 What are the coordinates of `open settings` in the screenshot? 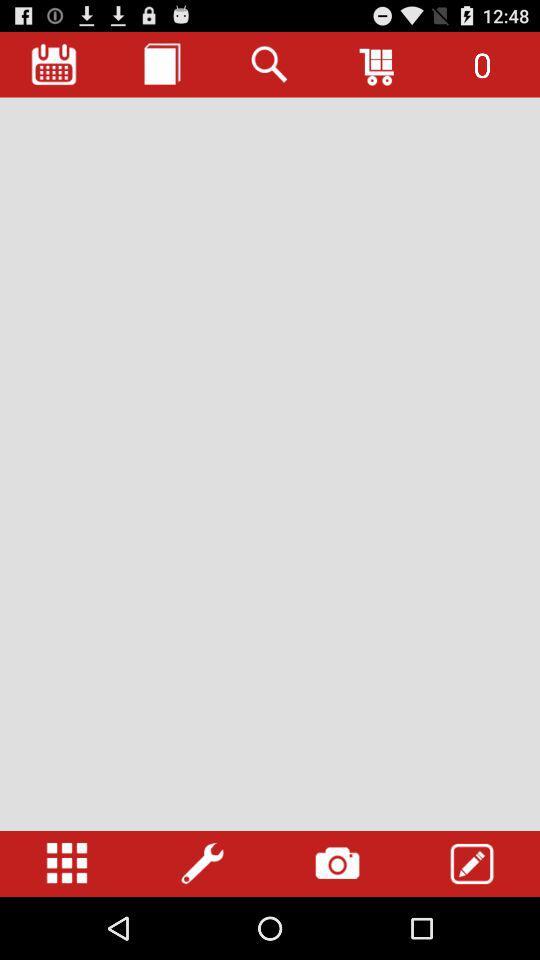 It's located at (67, 863).